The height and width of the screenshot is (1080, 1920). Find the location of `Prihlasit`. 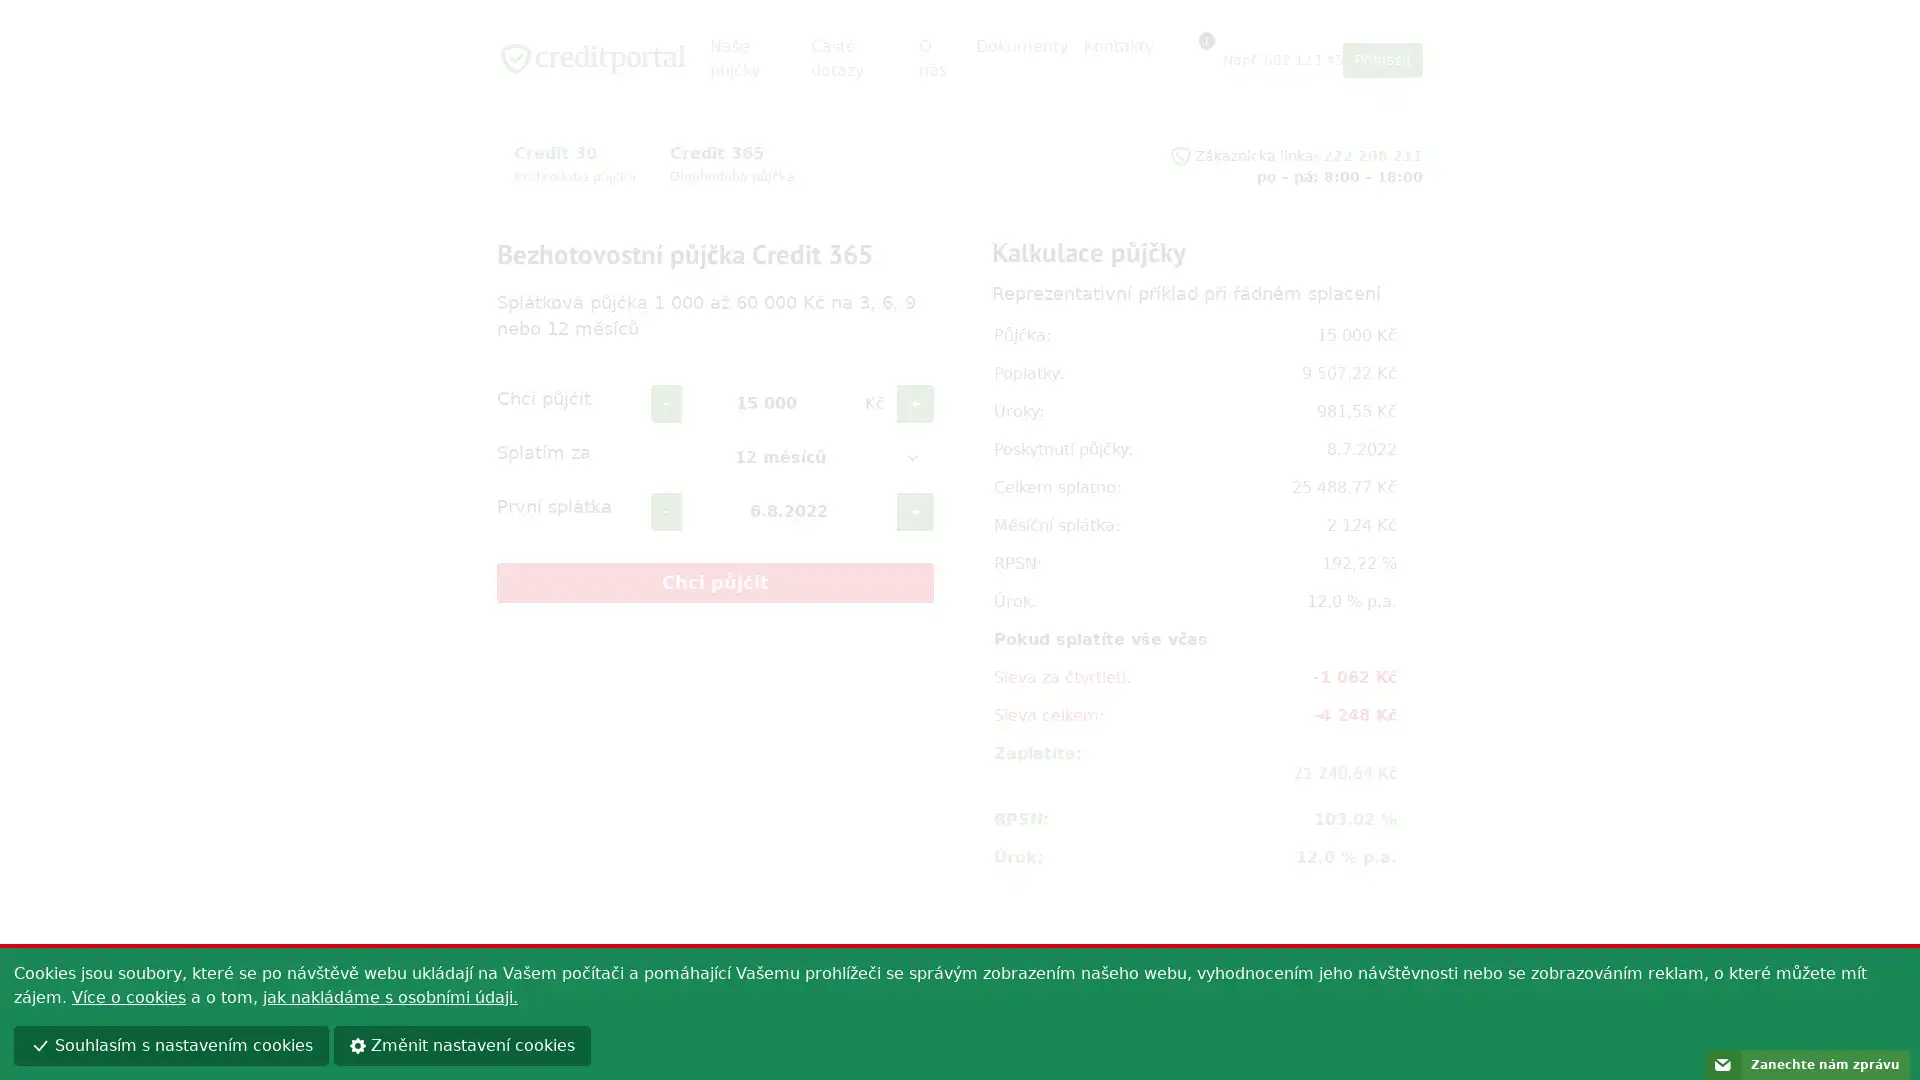

Prihlasit is located at coordinates (1381, 59).